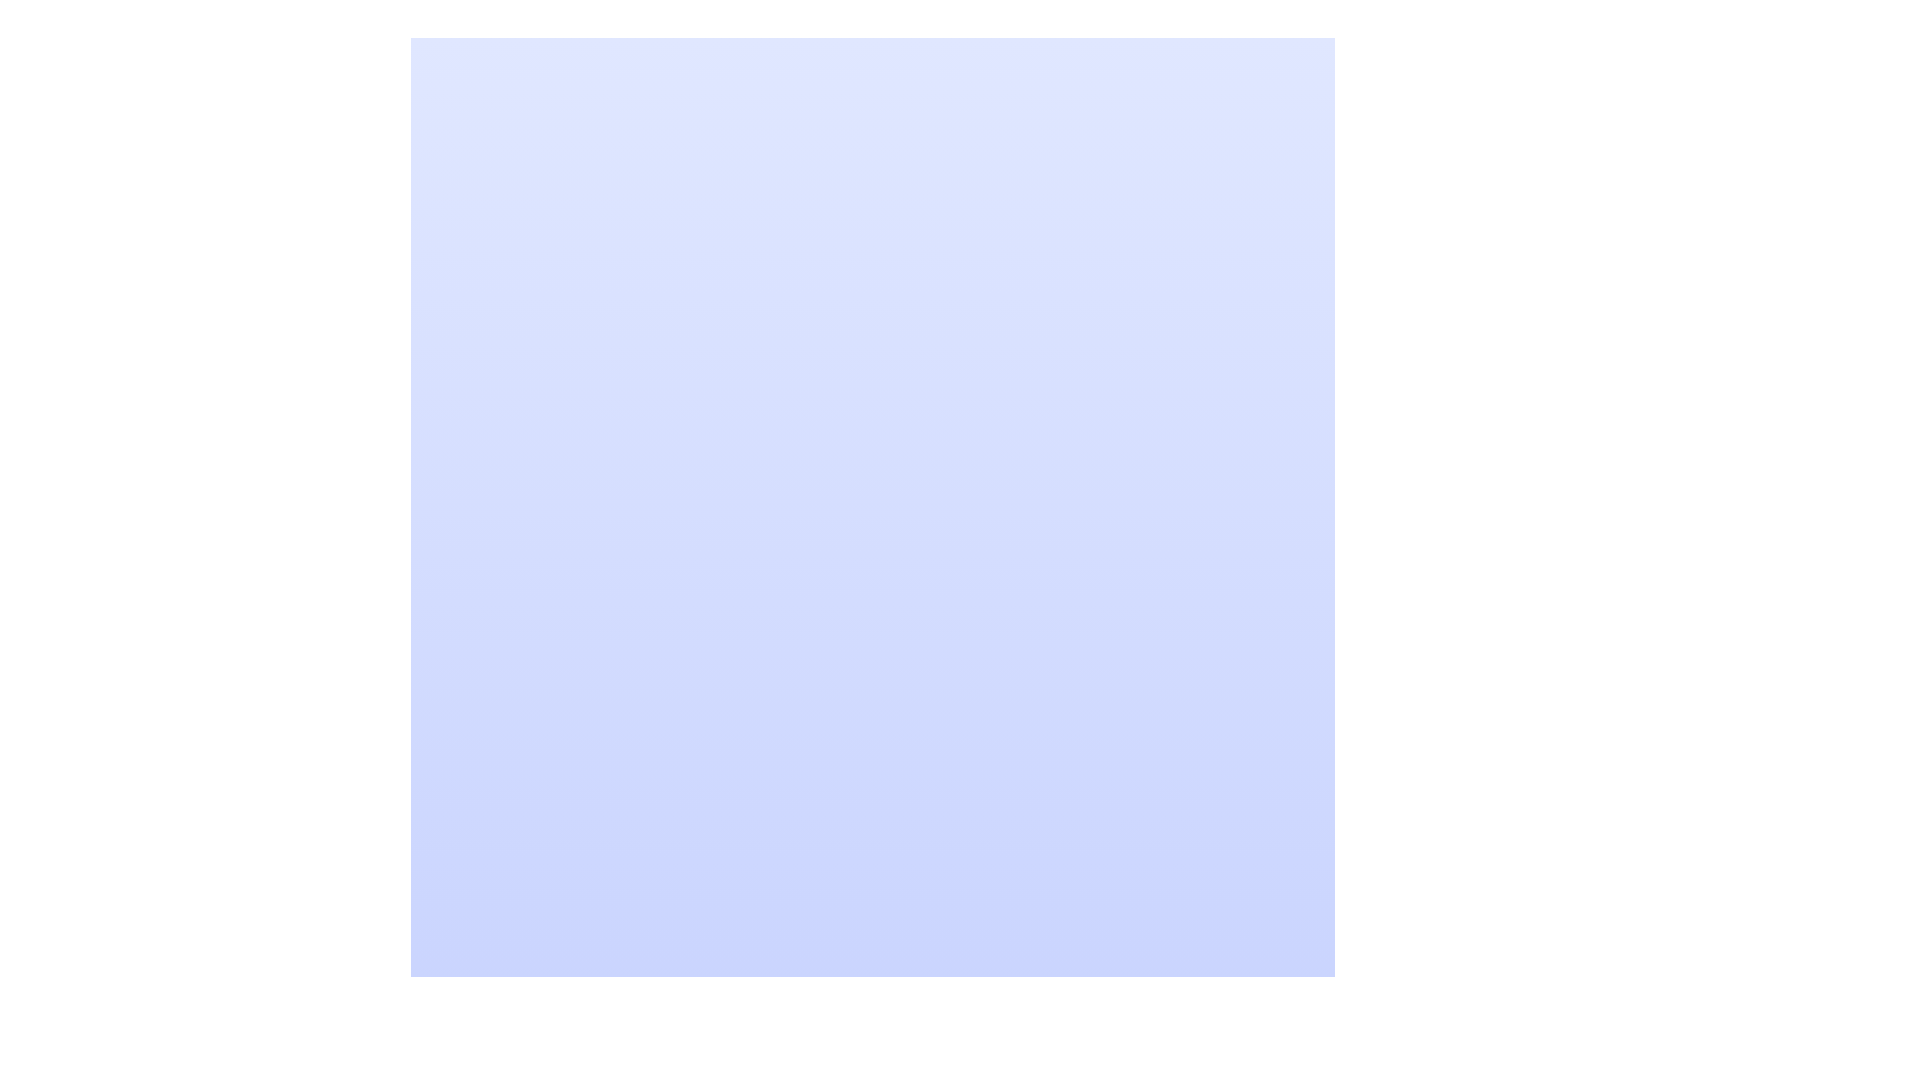 This screenshot has height=1080, width=1920. What do you see at coordinates (1282, 1064) in the screenshot?
I see `the circular vector graphic element located at the bottom-right of the context image, which is defined by a smooth border and styled without specific fill` at bounding box center [1282, 1064].